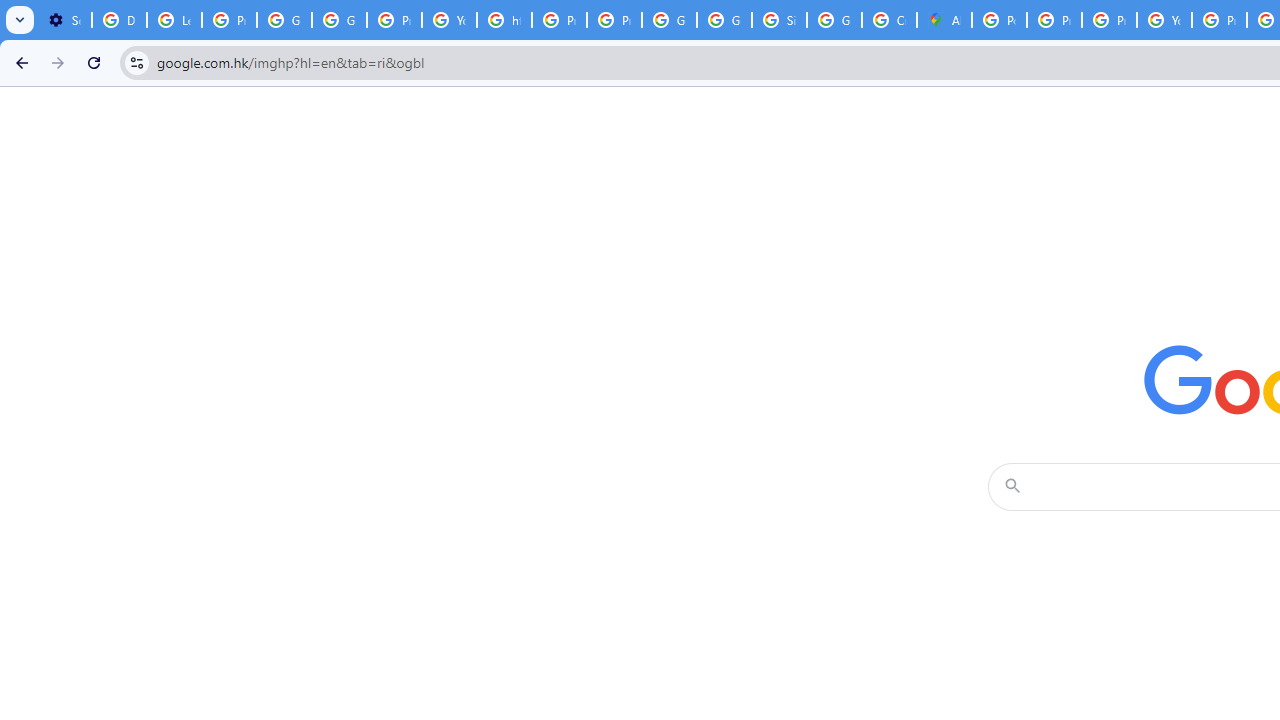 The width and height of the screenshot is (1280, 720). I want to click on 'Create your Google Account', so click(887, 20).